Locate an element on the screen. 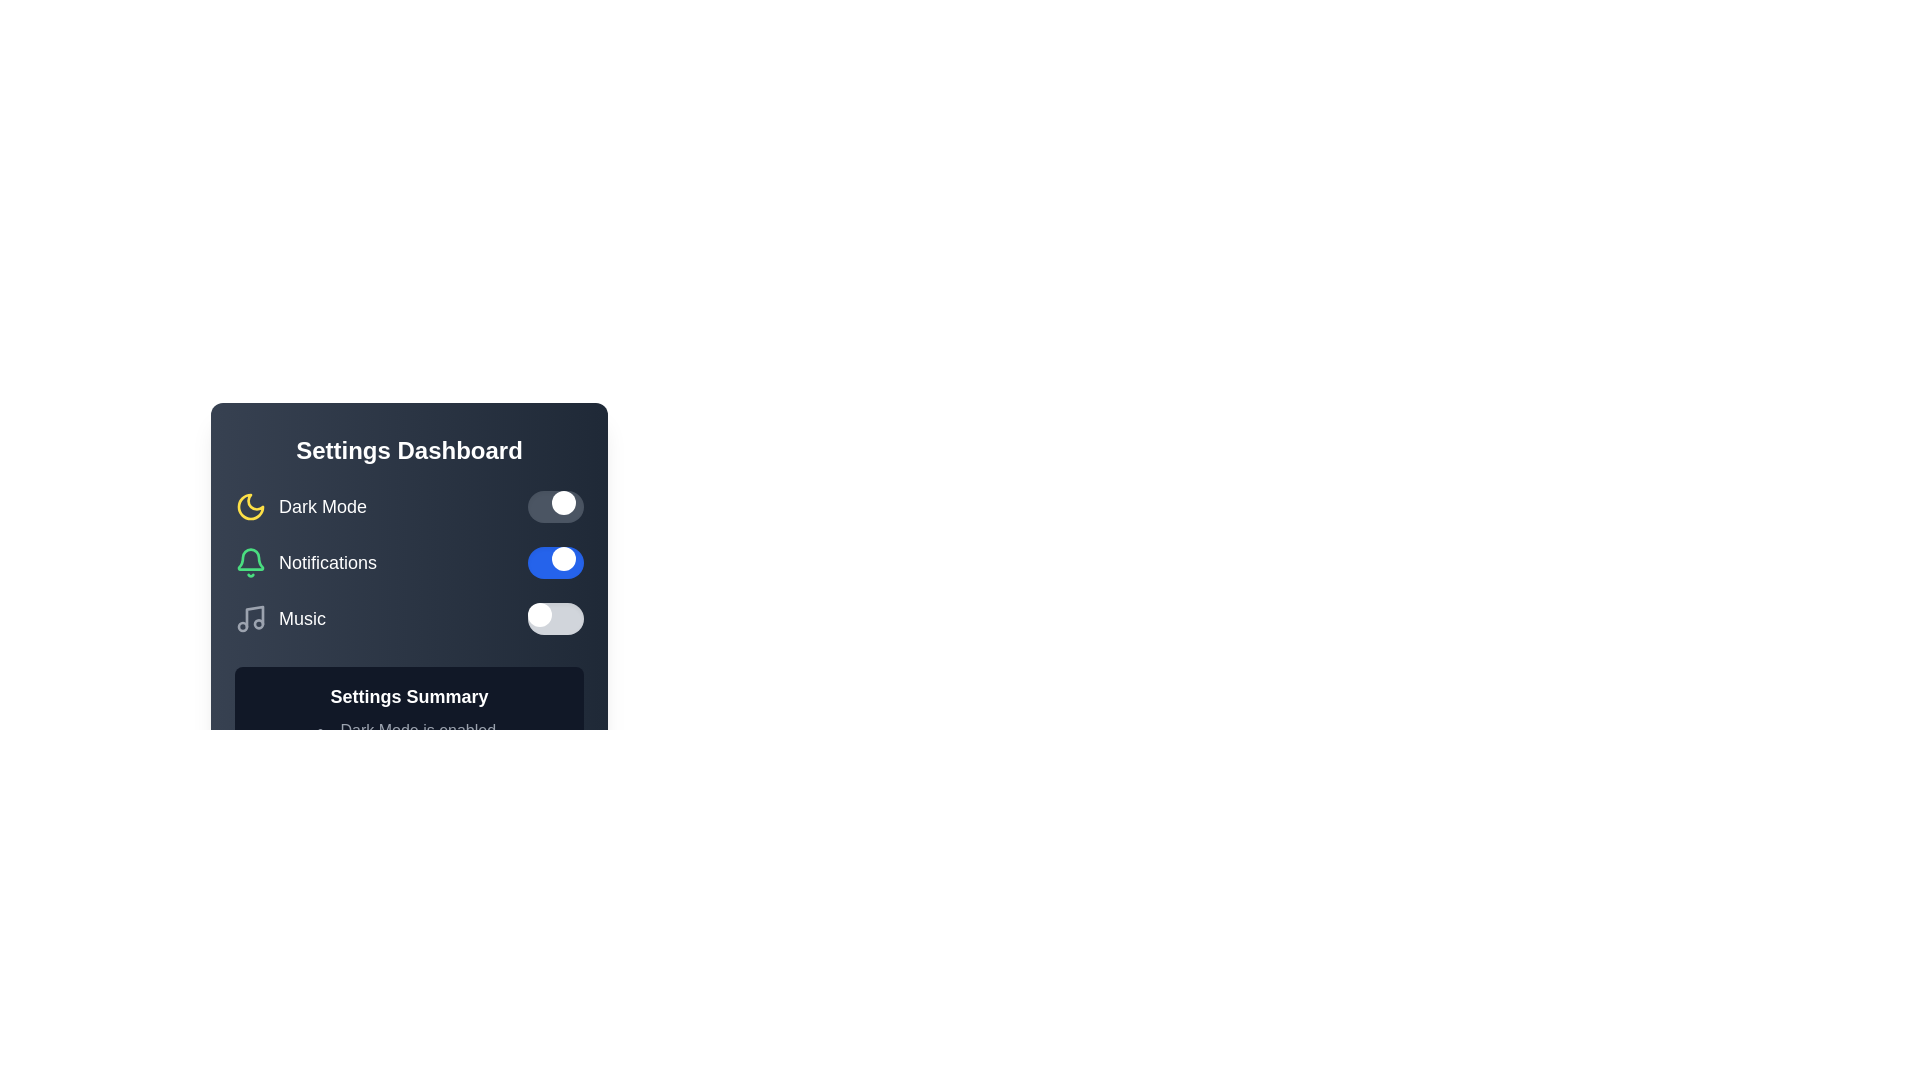  the toggle switch located at the far right within the 'Music' row in the settings menu is located at coordinates (556, 617).